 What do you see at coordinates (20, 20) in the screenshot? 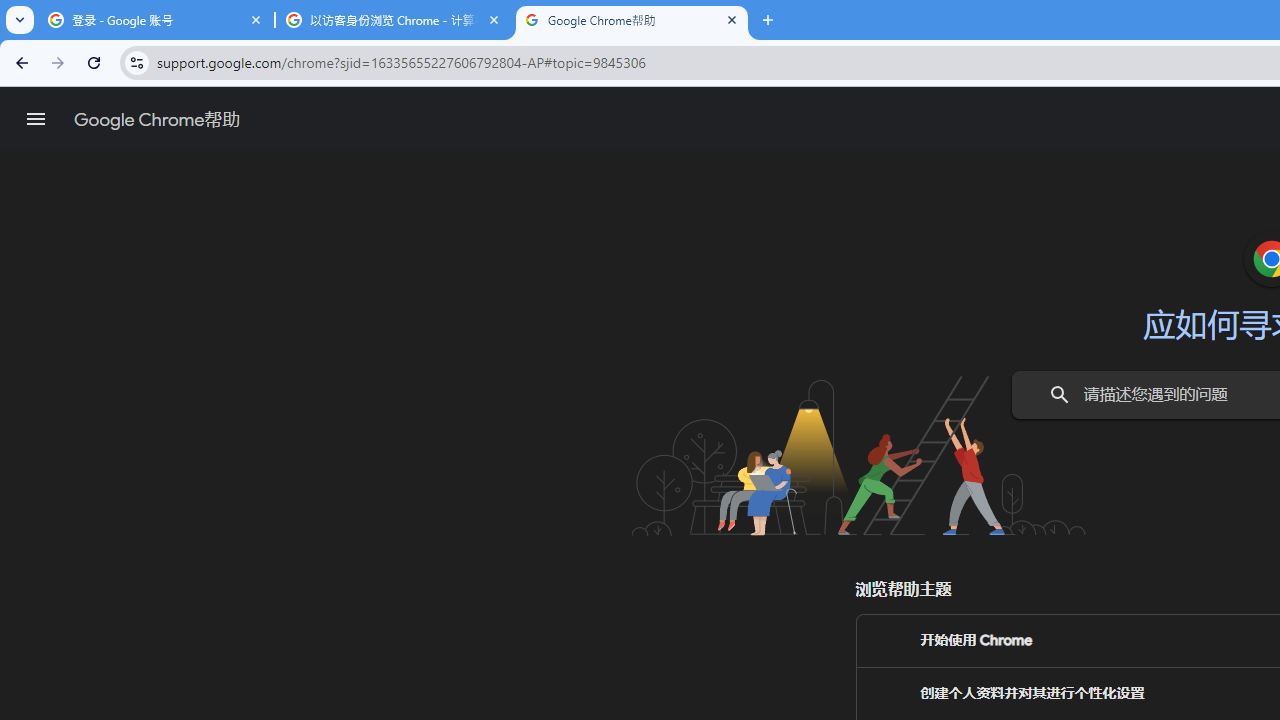
I see `'Search tabs'` at bounding box center [20, 20].